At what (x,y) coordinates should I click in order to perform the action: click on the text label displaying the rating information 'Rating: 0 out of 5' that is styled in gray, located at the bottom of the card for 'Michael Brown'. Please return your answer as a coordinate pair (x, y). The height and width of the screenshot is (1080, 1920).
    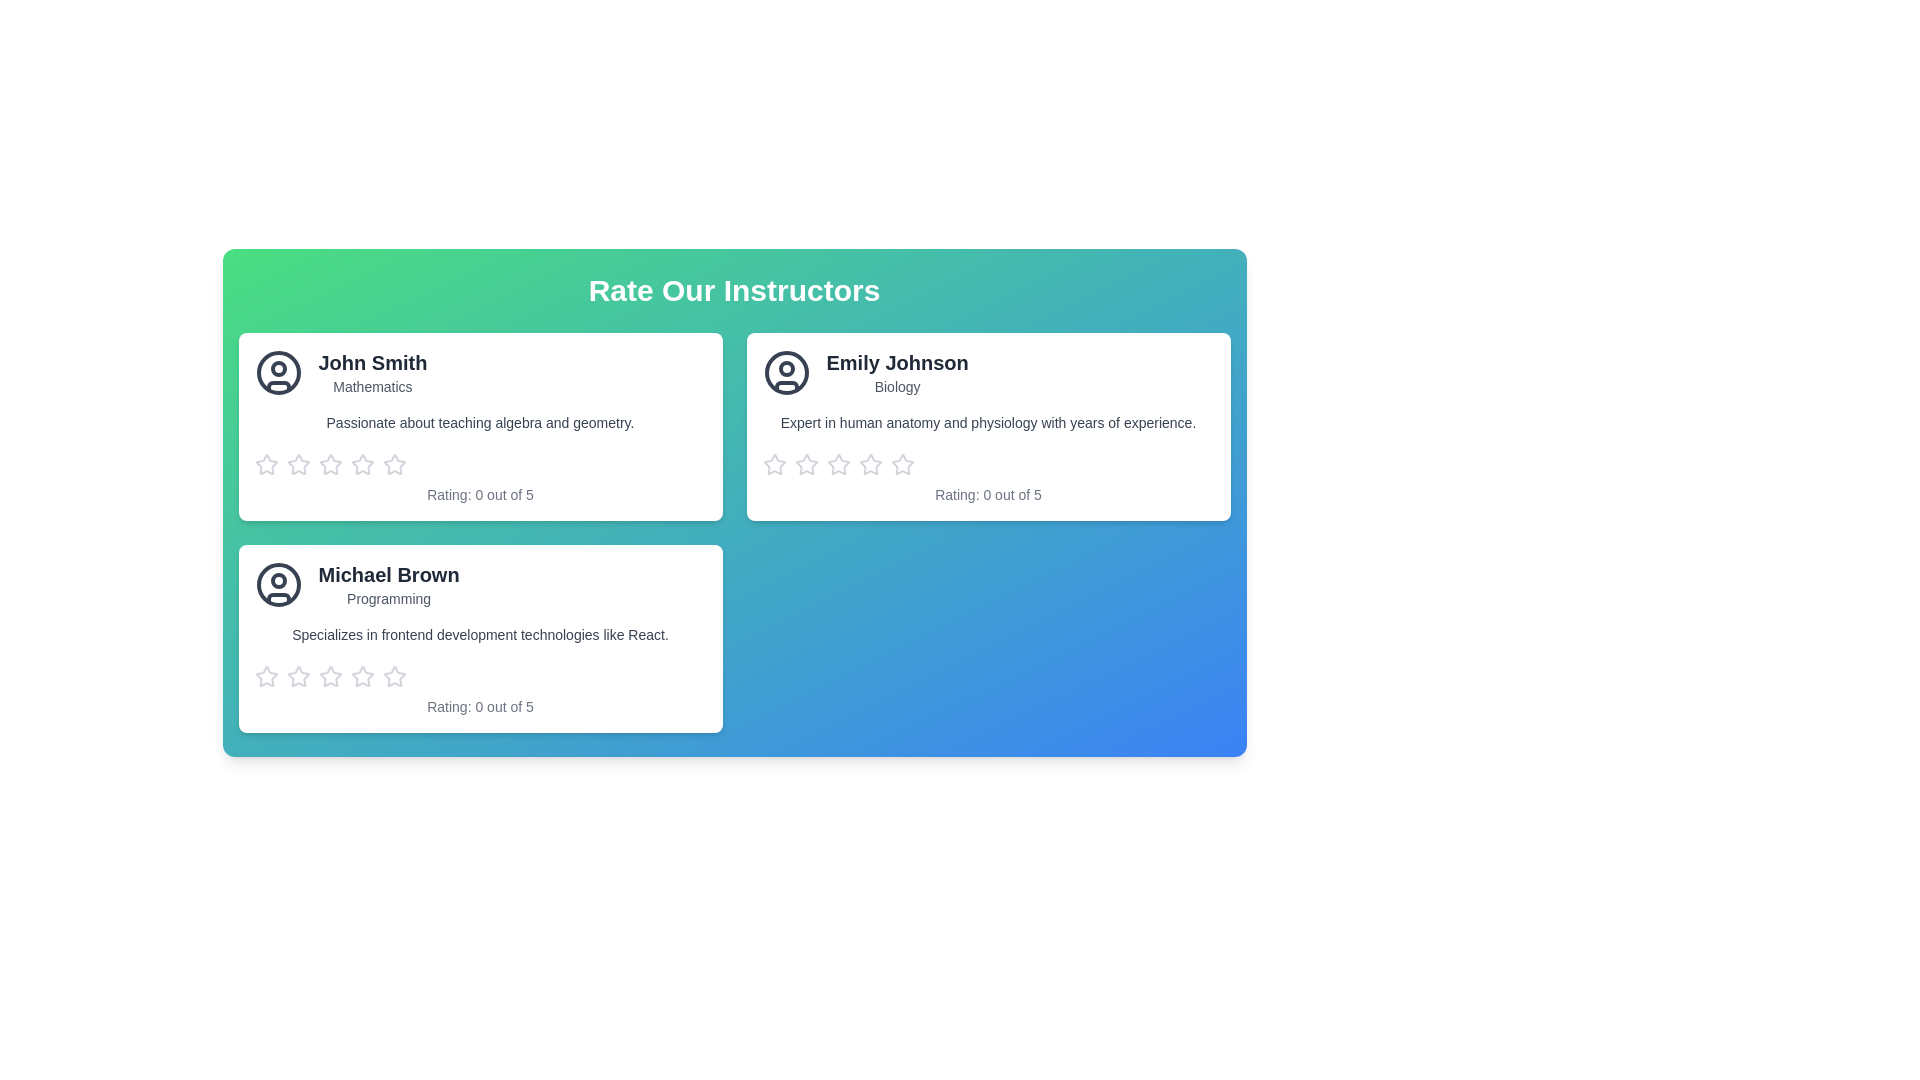
    Looking at the image, I should click on (480, 705).